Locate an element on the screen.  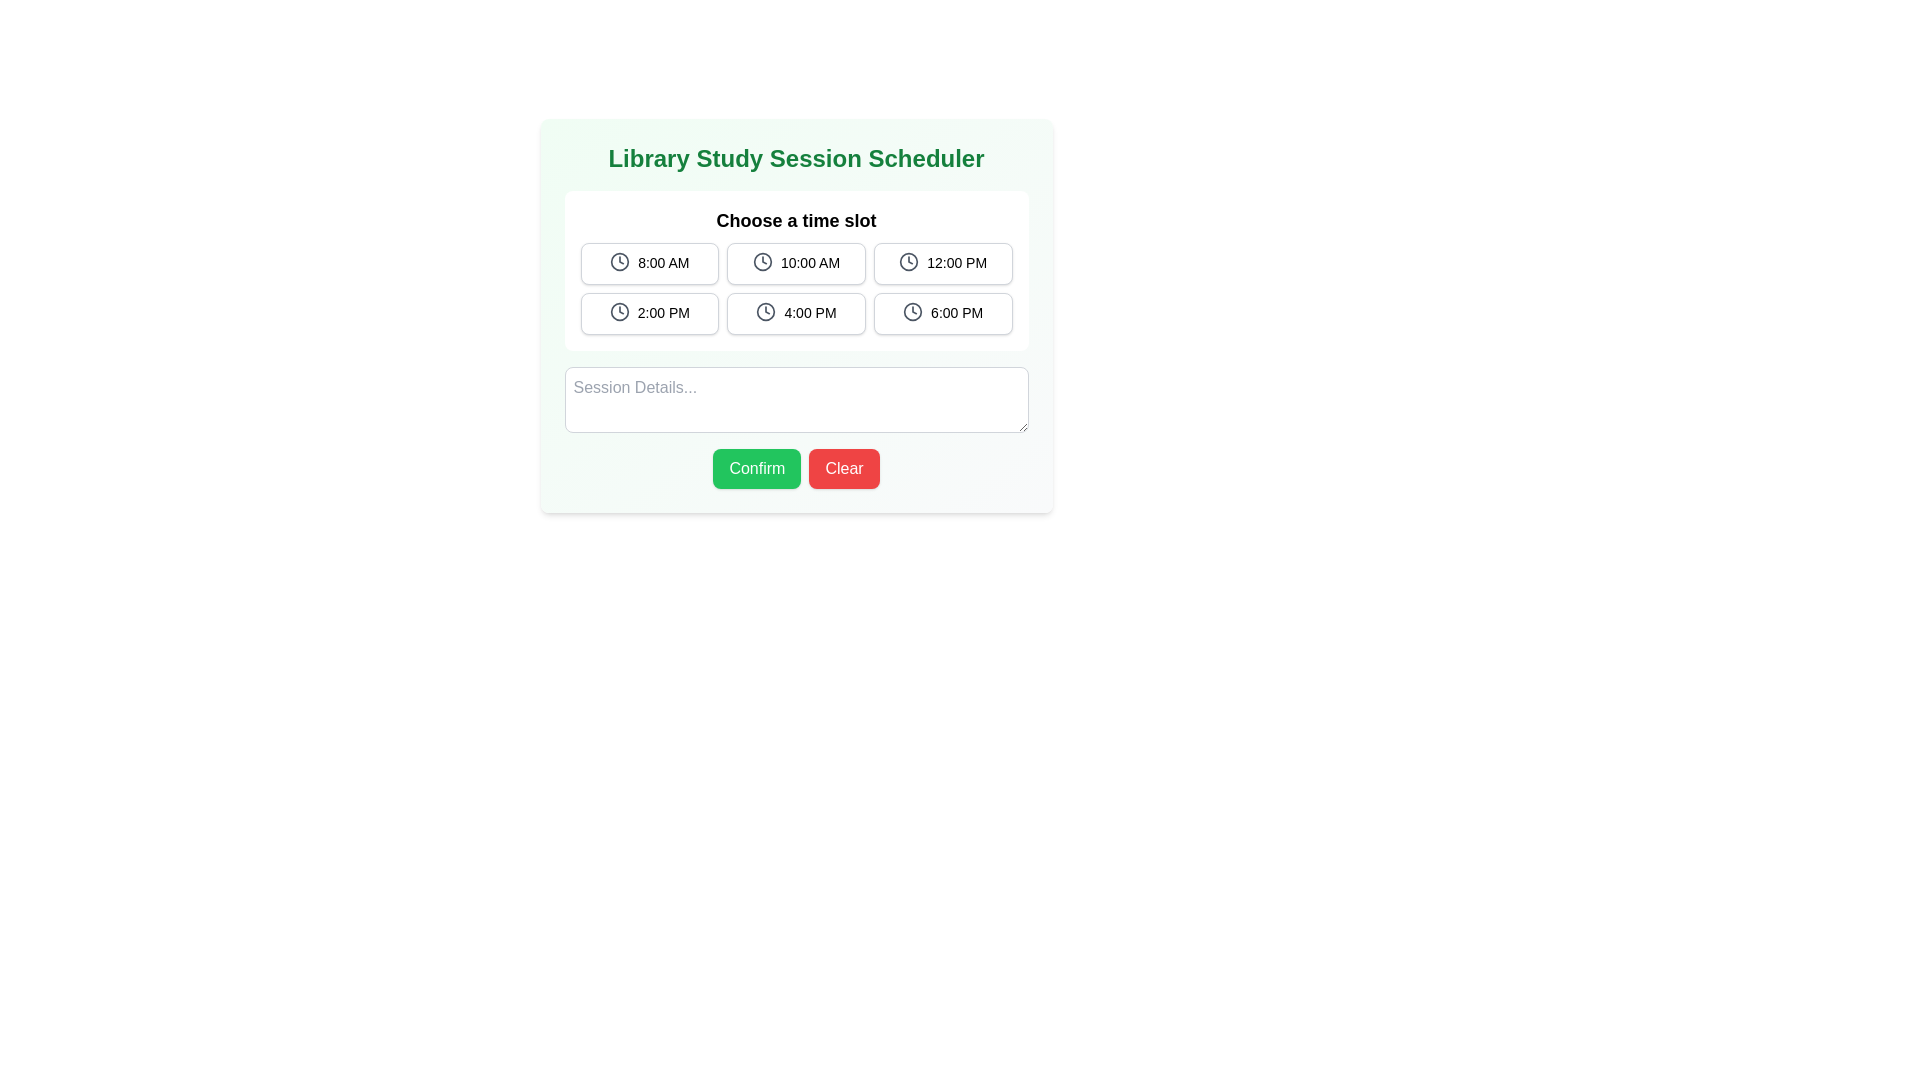
the circular icon that represents the main body of a clock illustration, located to the left of the 6:00 PM time label is located at coordinates (912, 312).